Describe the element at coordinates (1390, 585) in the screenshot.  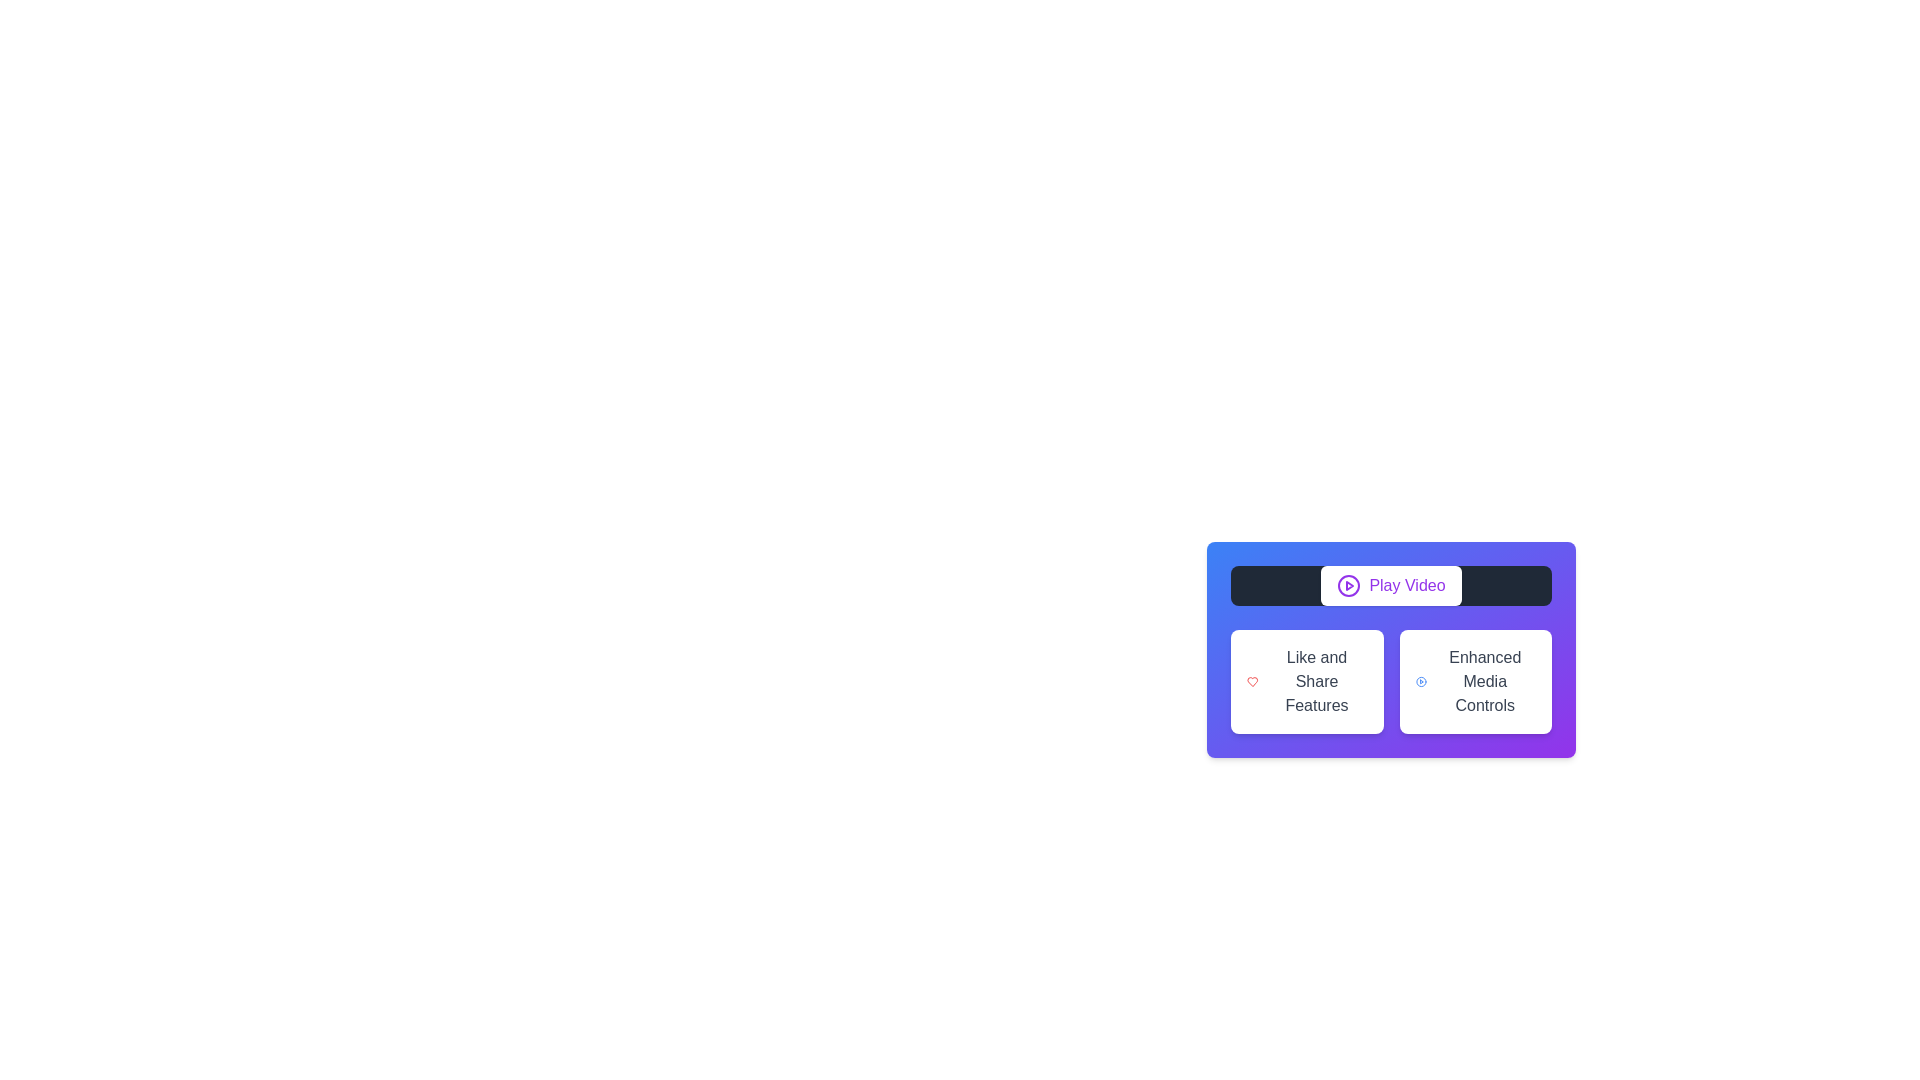
I see `the rectangular button with a purple outline and 'Play Video' text` at that location.